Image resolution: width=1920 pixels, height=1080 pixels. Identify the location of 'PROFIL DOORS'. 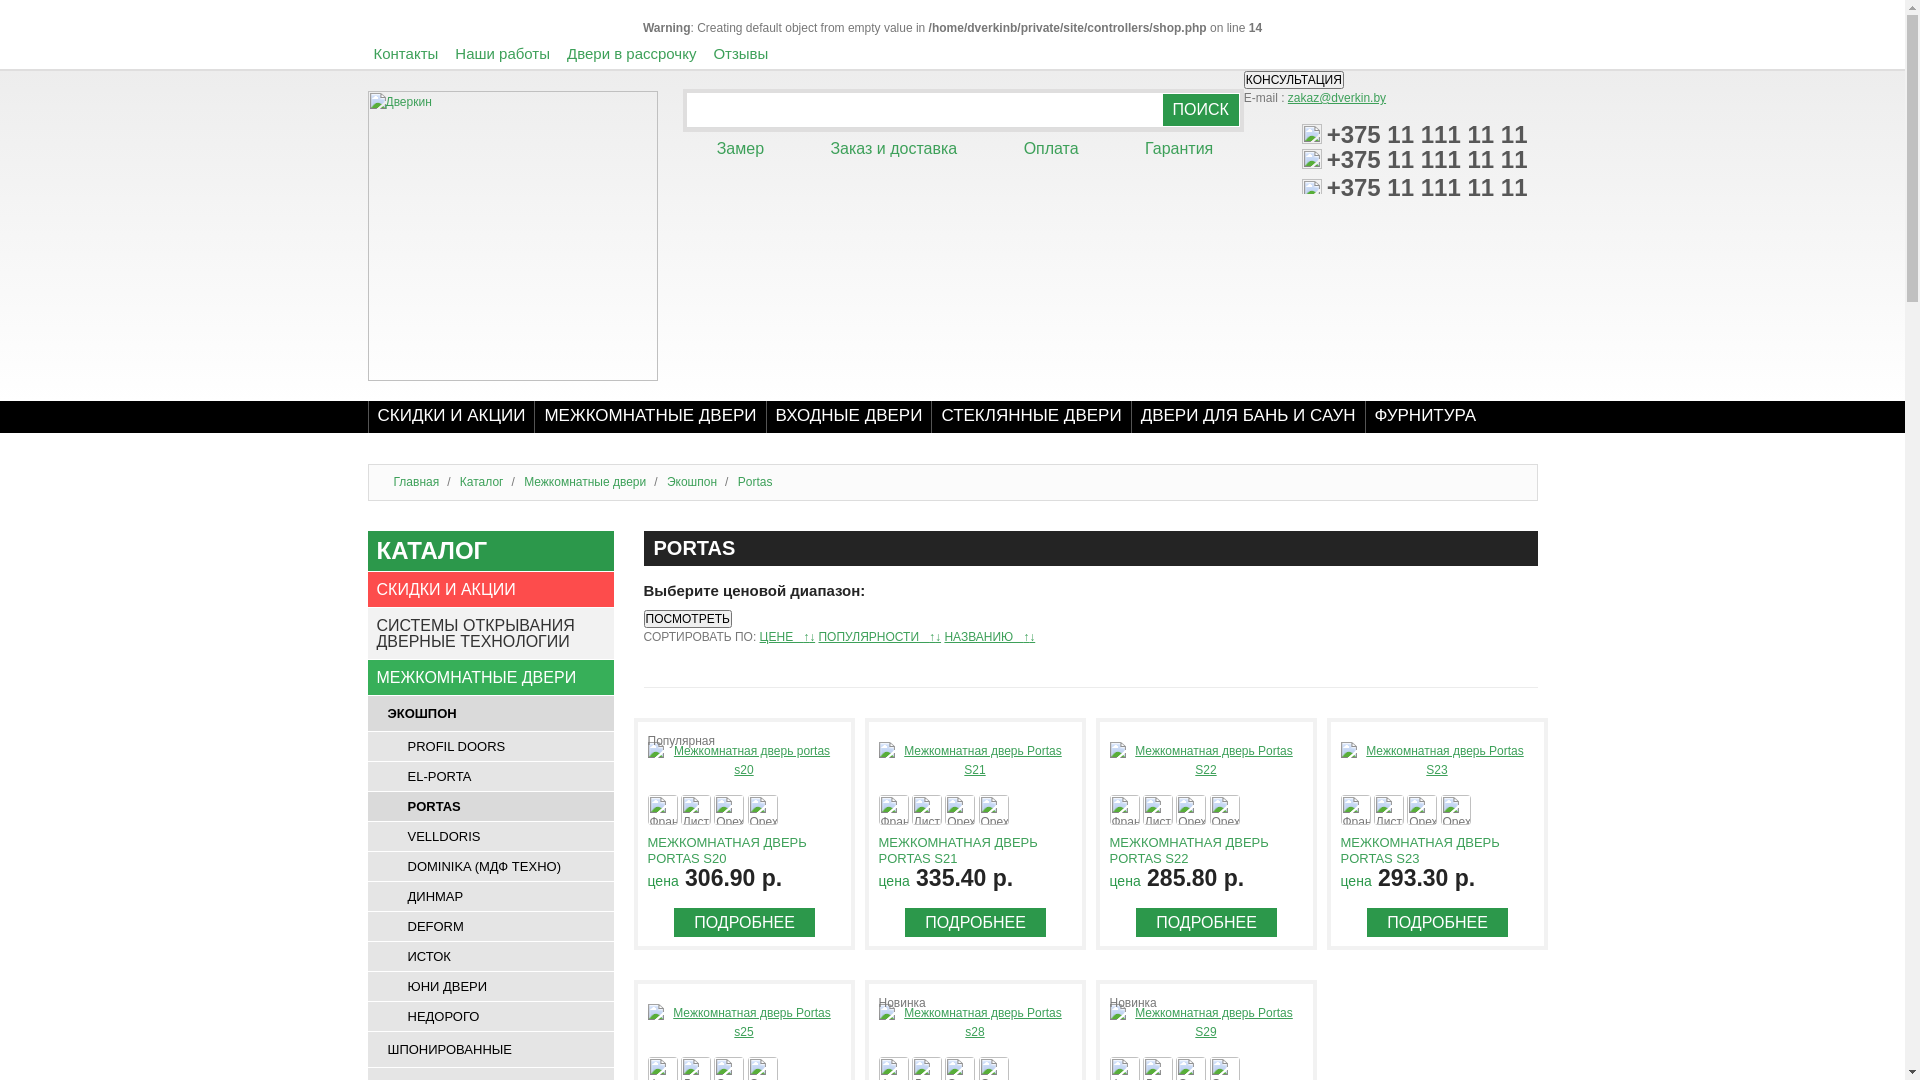
(490, 746).